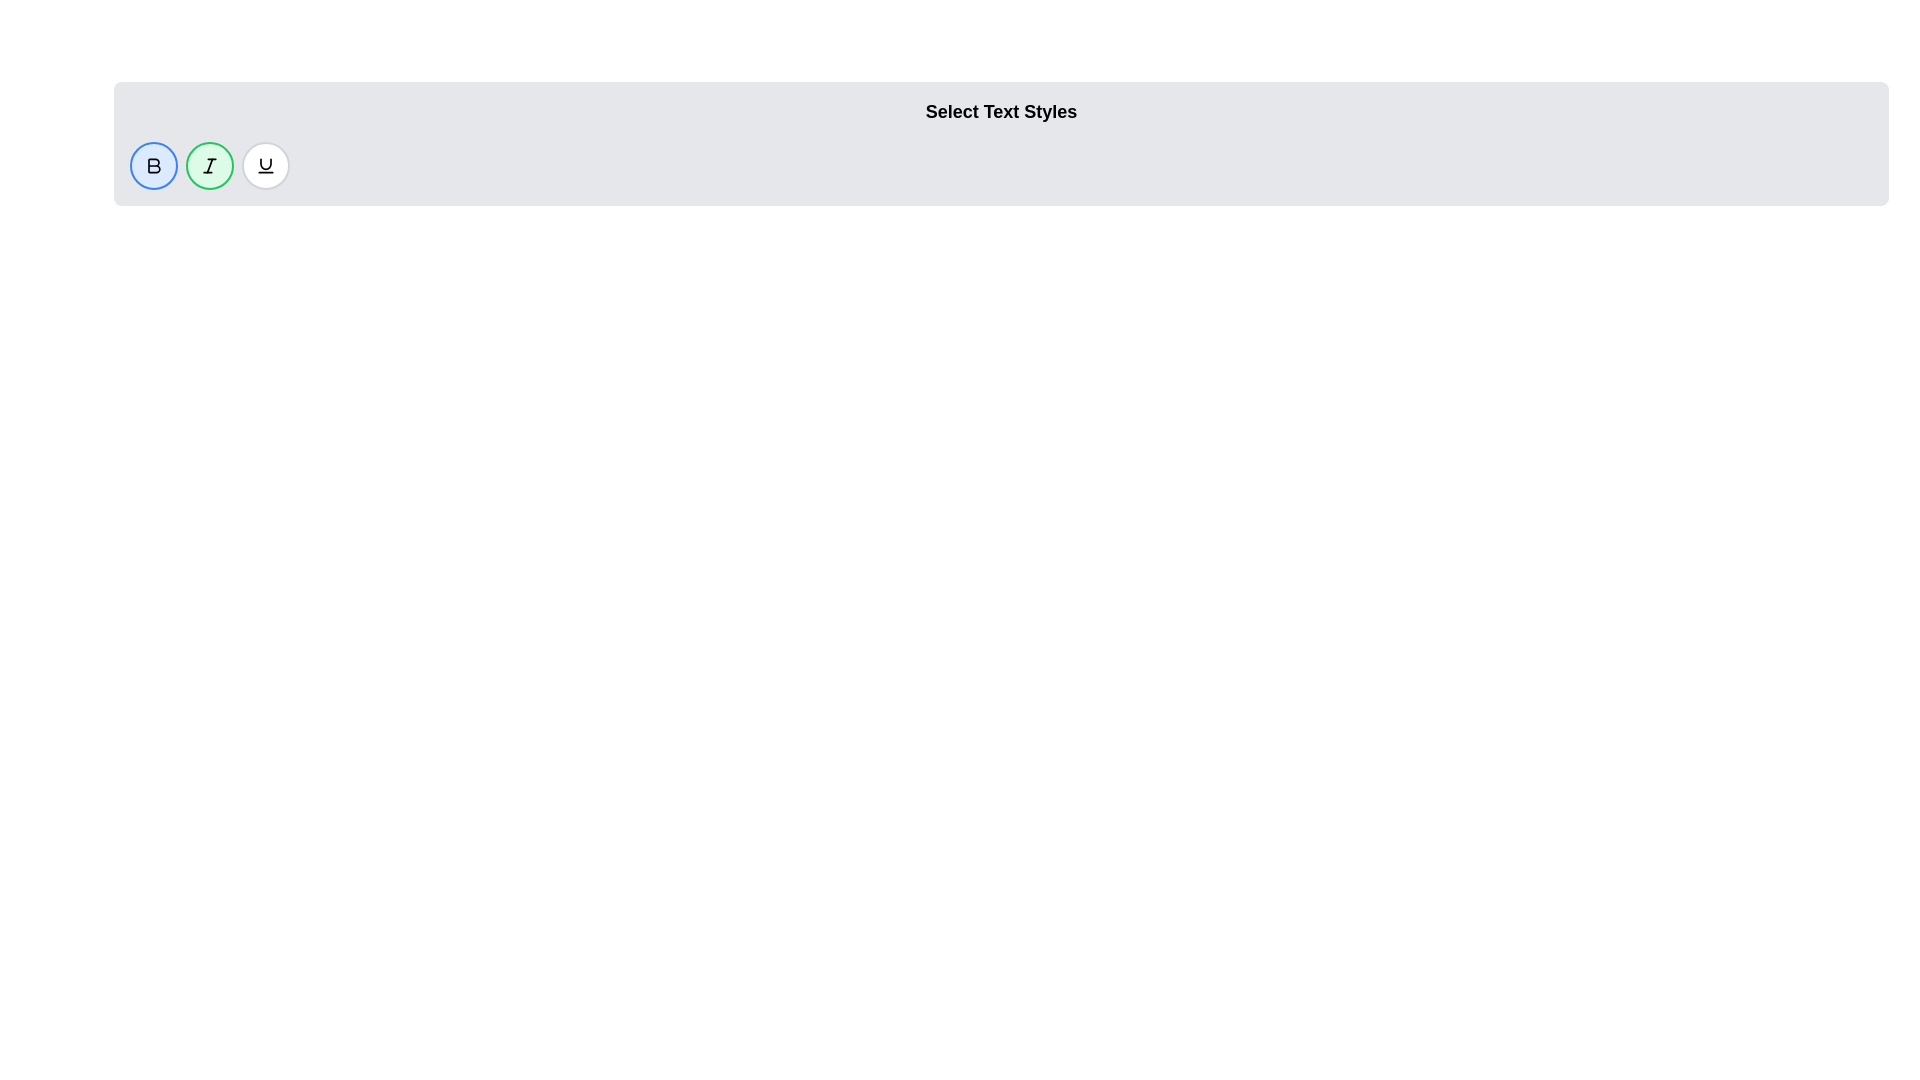 The width and height of the screenshot is (1920, 1080). What do you see at coordinates (264, 164) in the screenshot?
I see `the circular button with a white background and light gray border that contains an underlined capital letter 'U' to apply underline formatting` at bounding box center [264, 164].